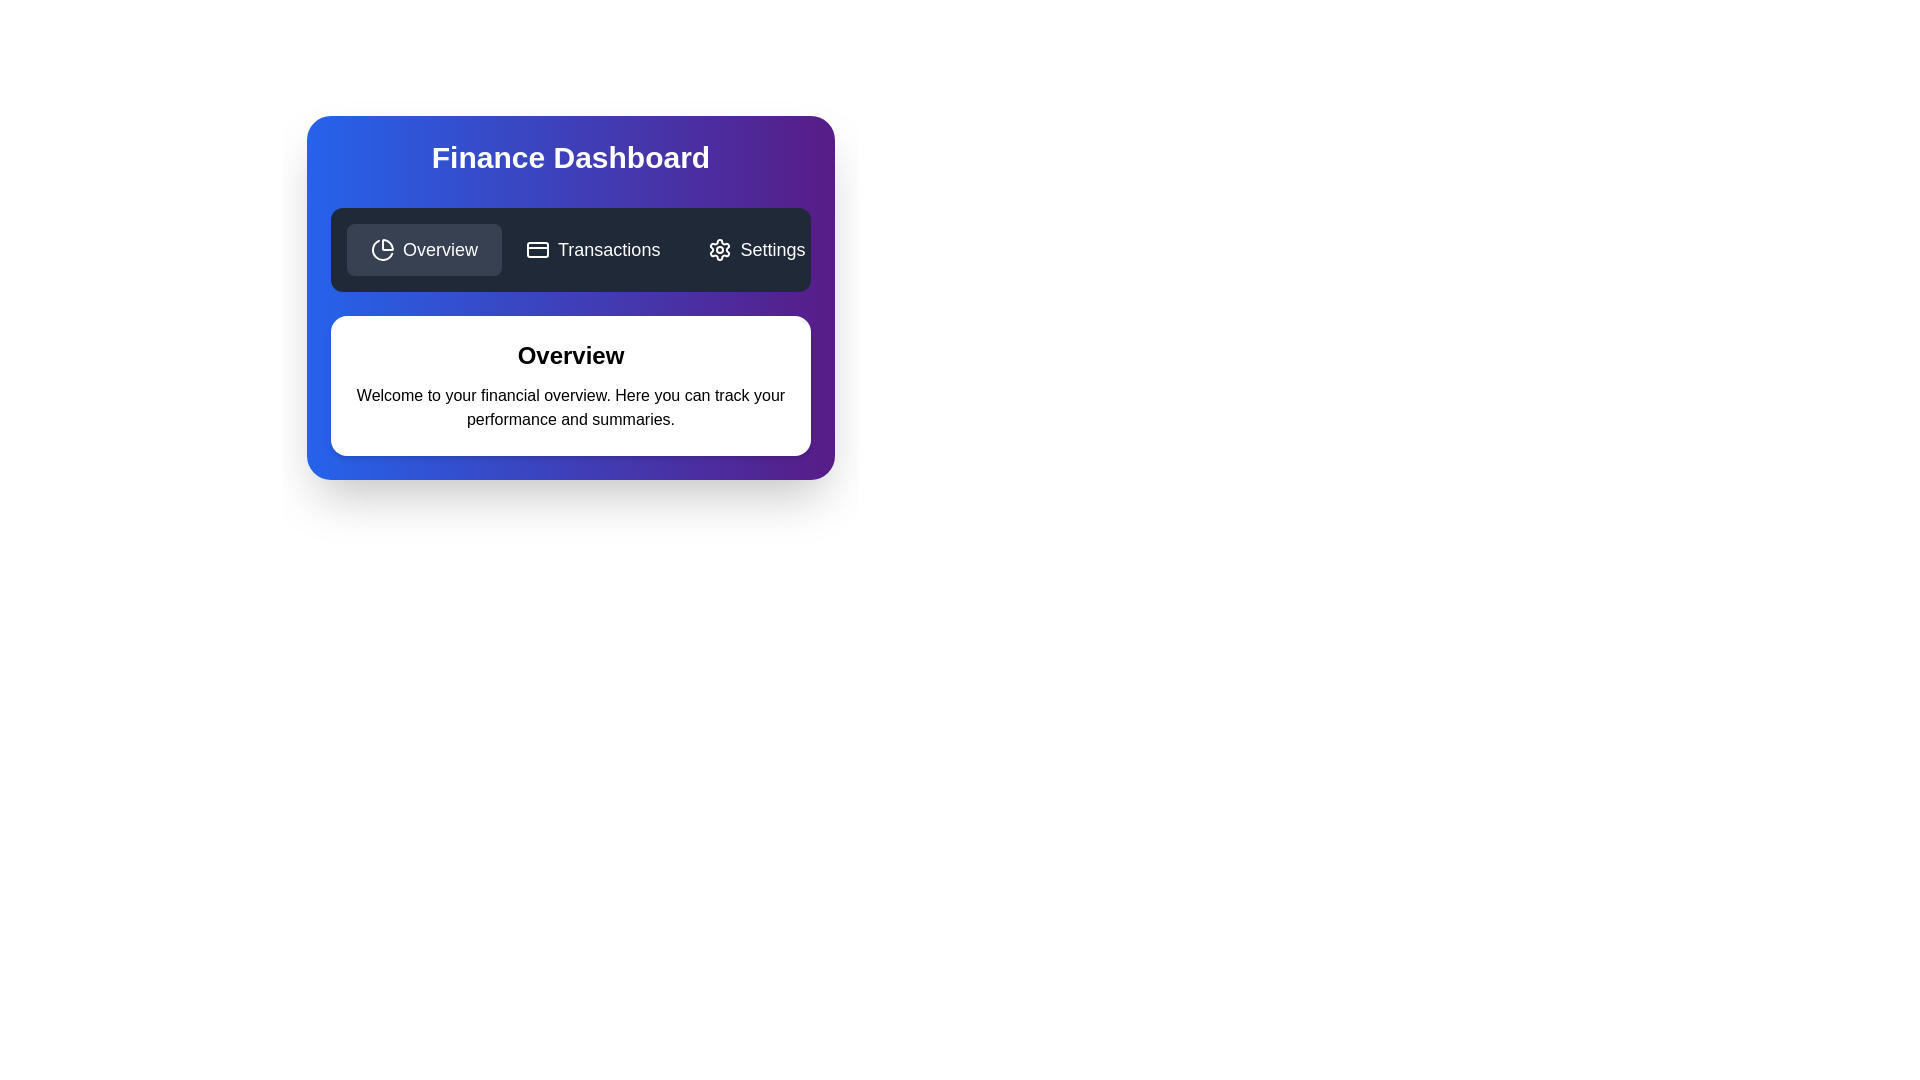  I want to click on the Heading element that serves as a title summarizing the section's content, located below the dark horizontal menu bar and centrally aligned at the top of the section, so click(570, 354).